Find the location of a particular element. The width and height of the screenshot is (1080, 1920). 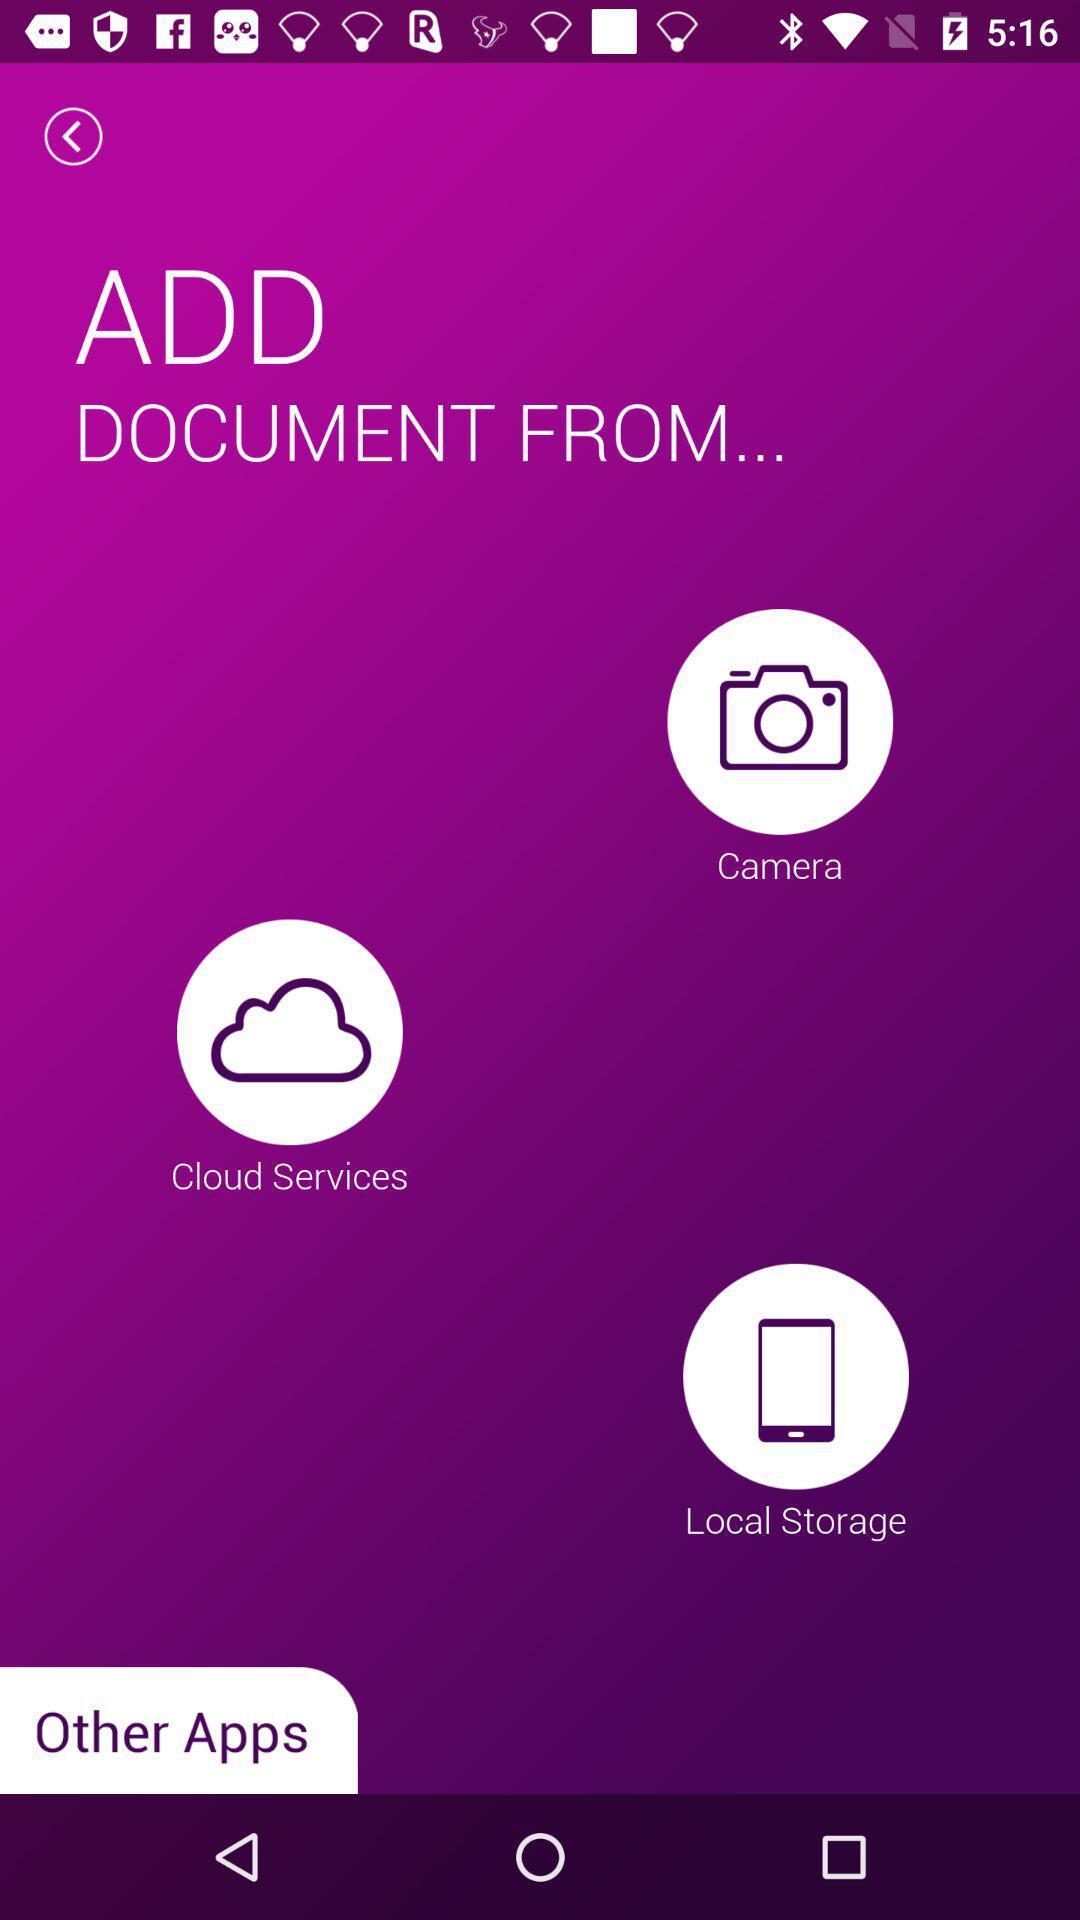

the arrow_backward icon is located at coordinates (72, 135).